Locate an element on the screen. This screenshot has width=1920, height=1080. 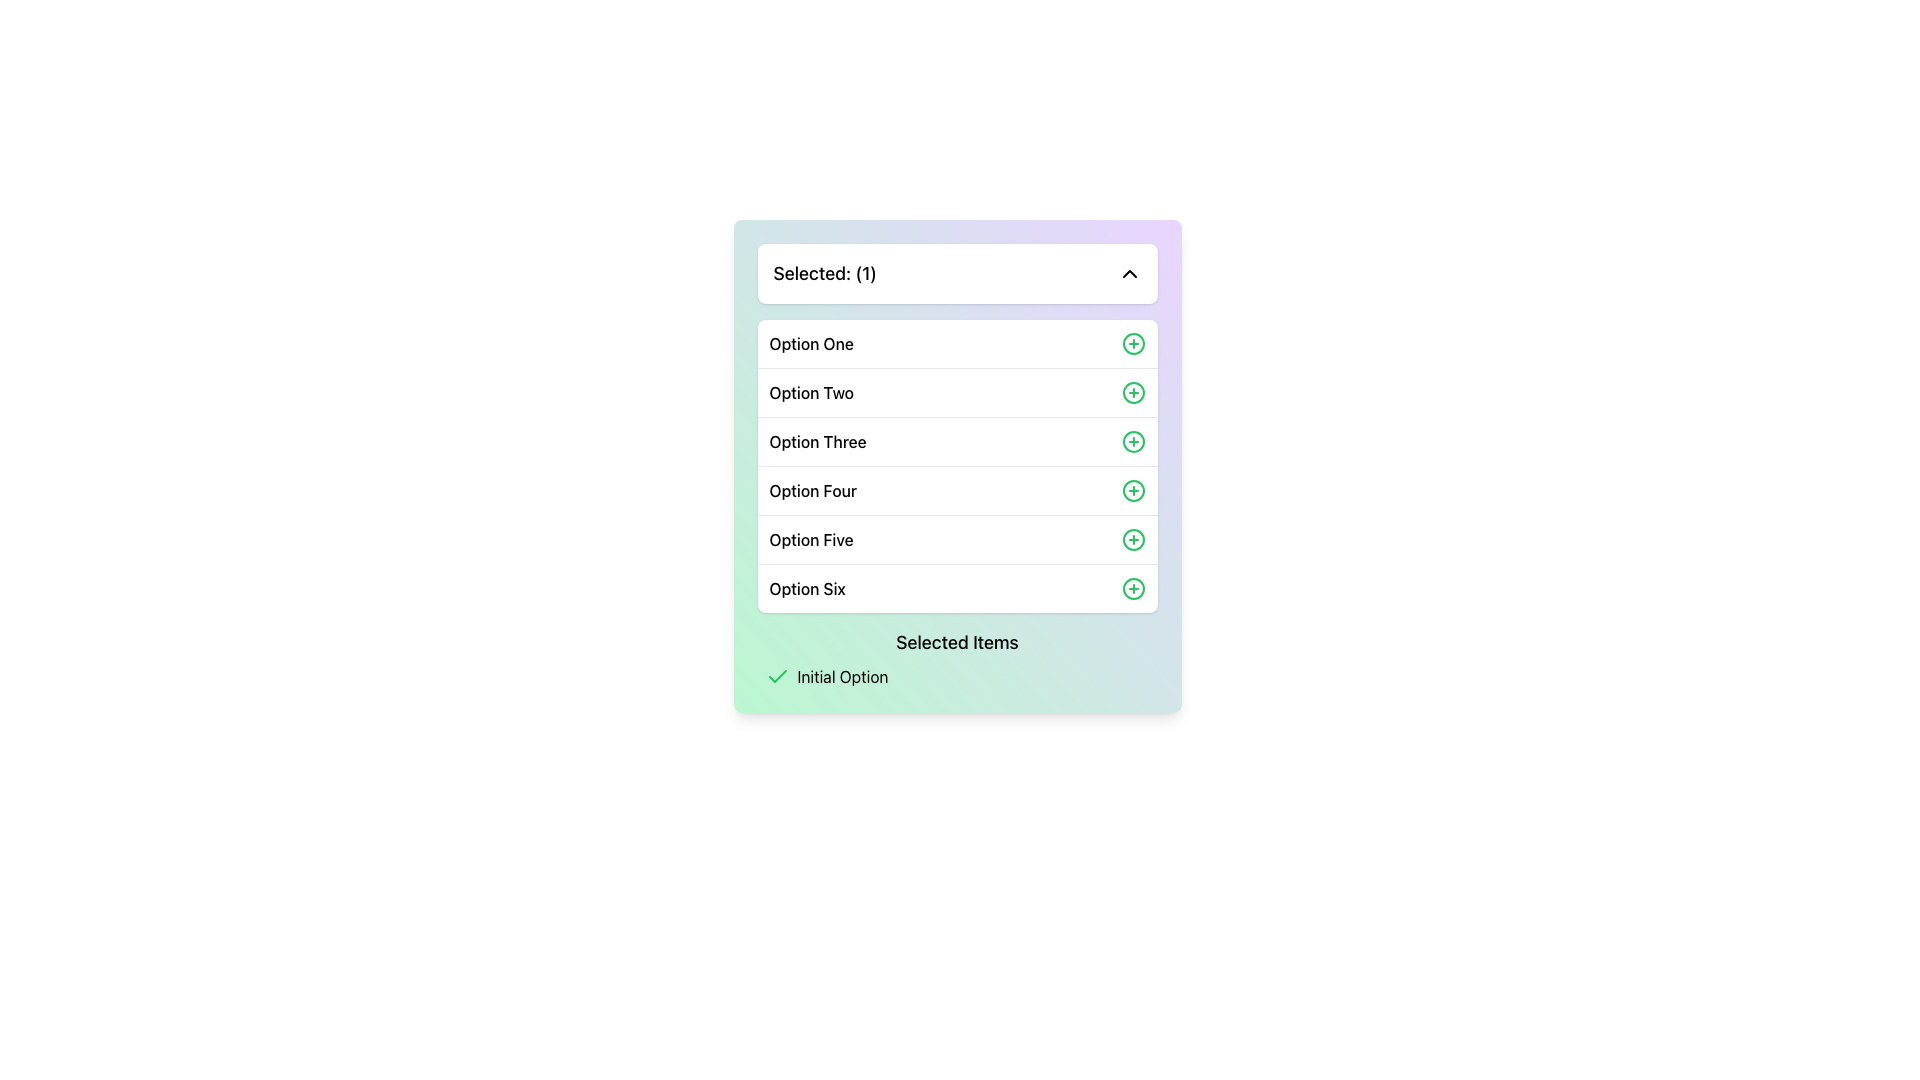
the green circular '+' button located next to 'Option Two' in the dropdown labeled 'Selected: (1)' is located at coordinates (1133, 393).